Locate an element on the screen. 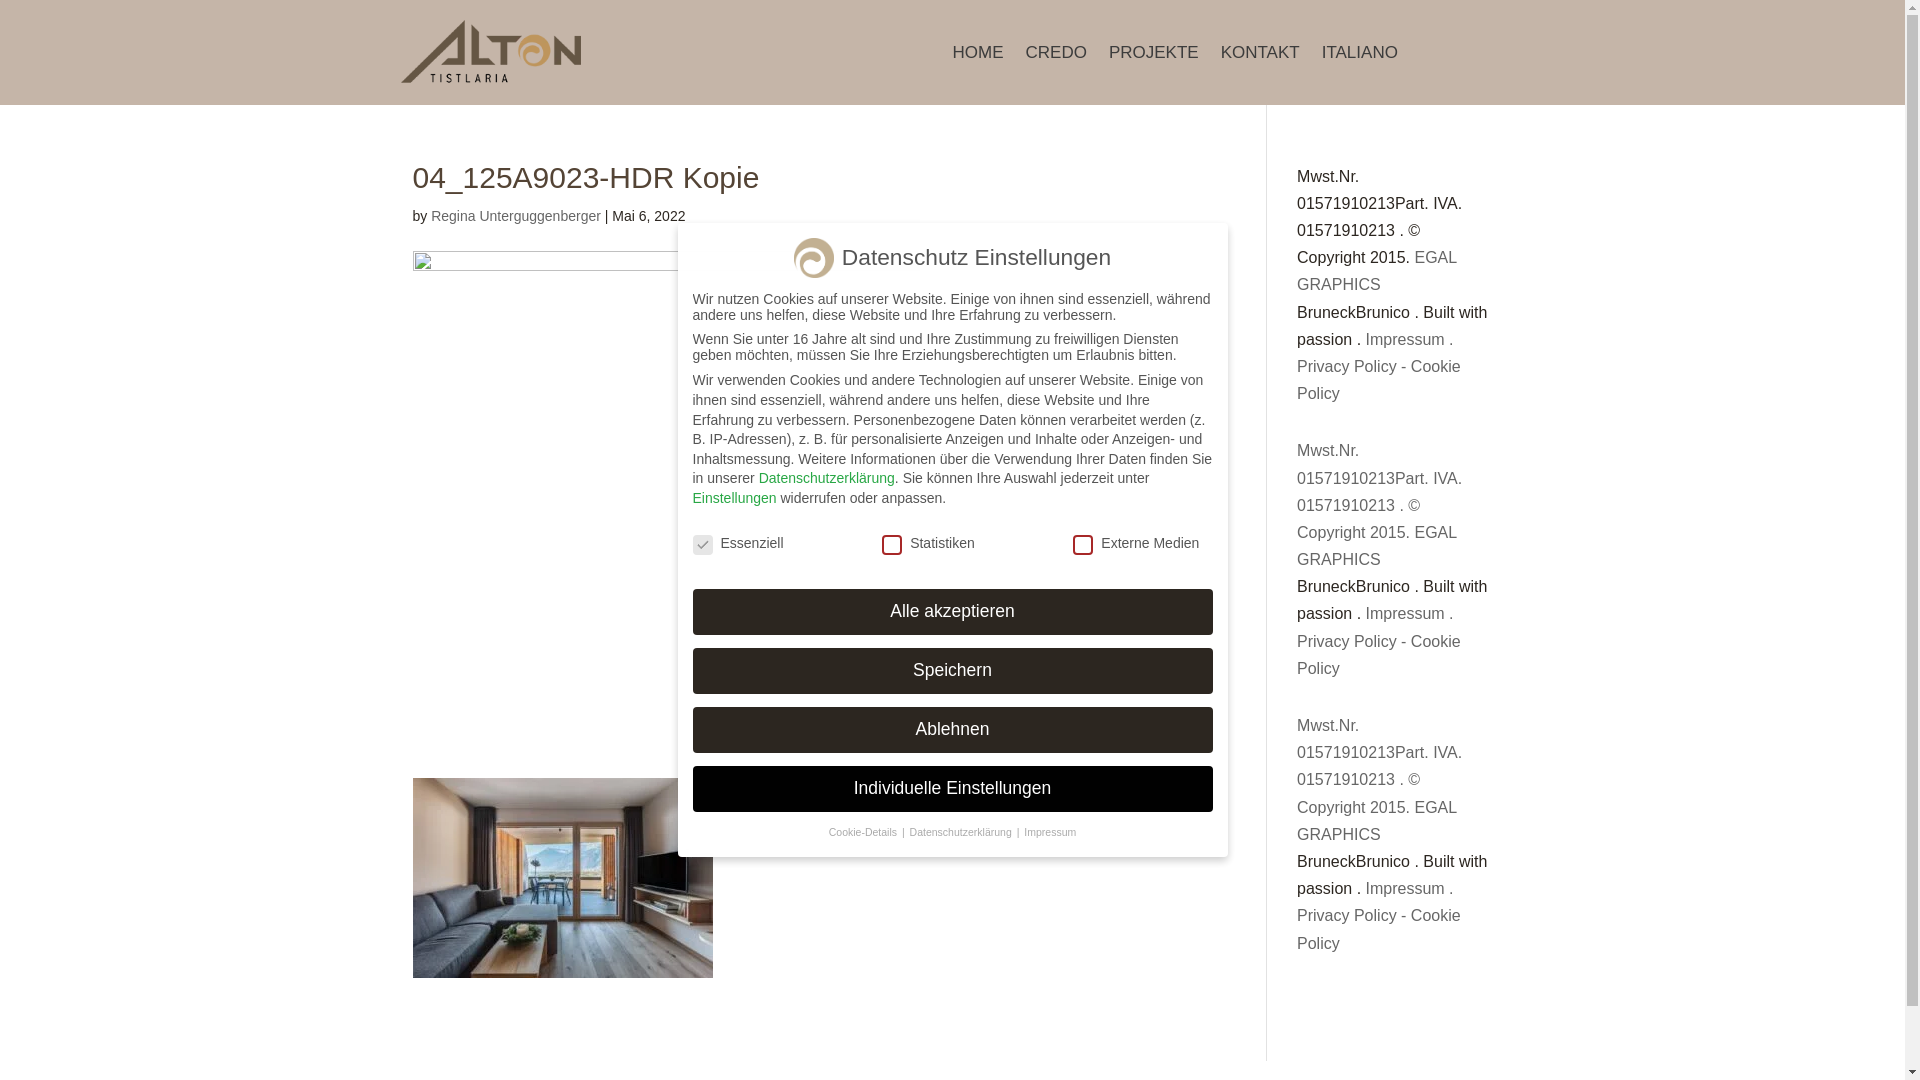 Image resolution: width=1920 pixels, height=1080 pixels. 'Privacy Policy' is located at coordinates (1347, 366).